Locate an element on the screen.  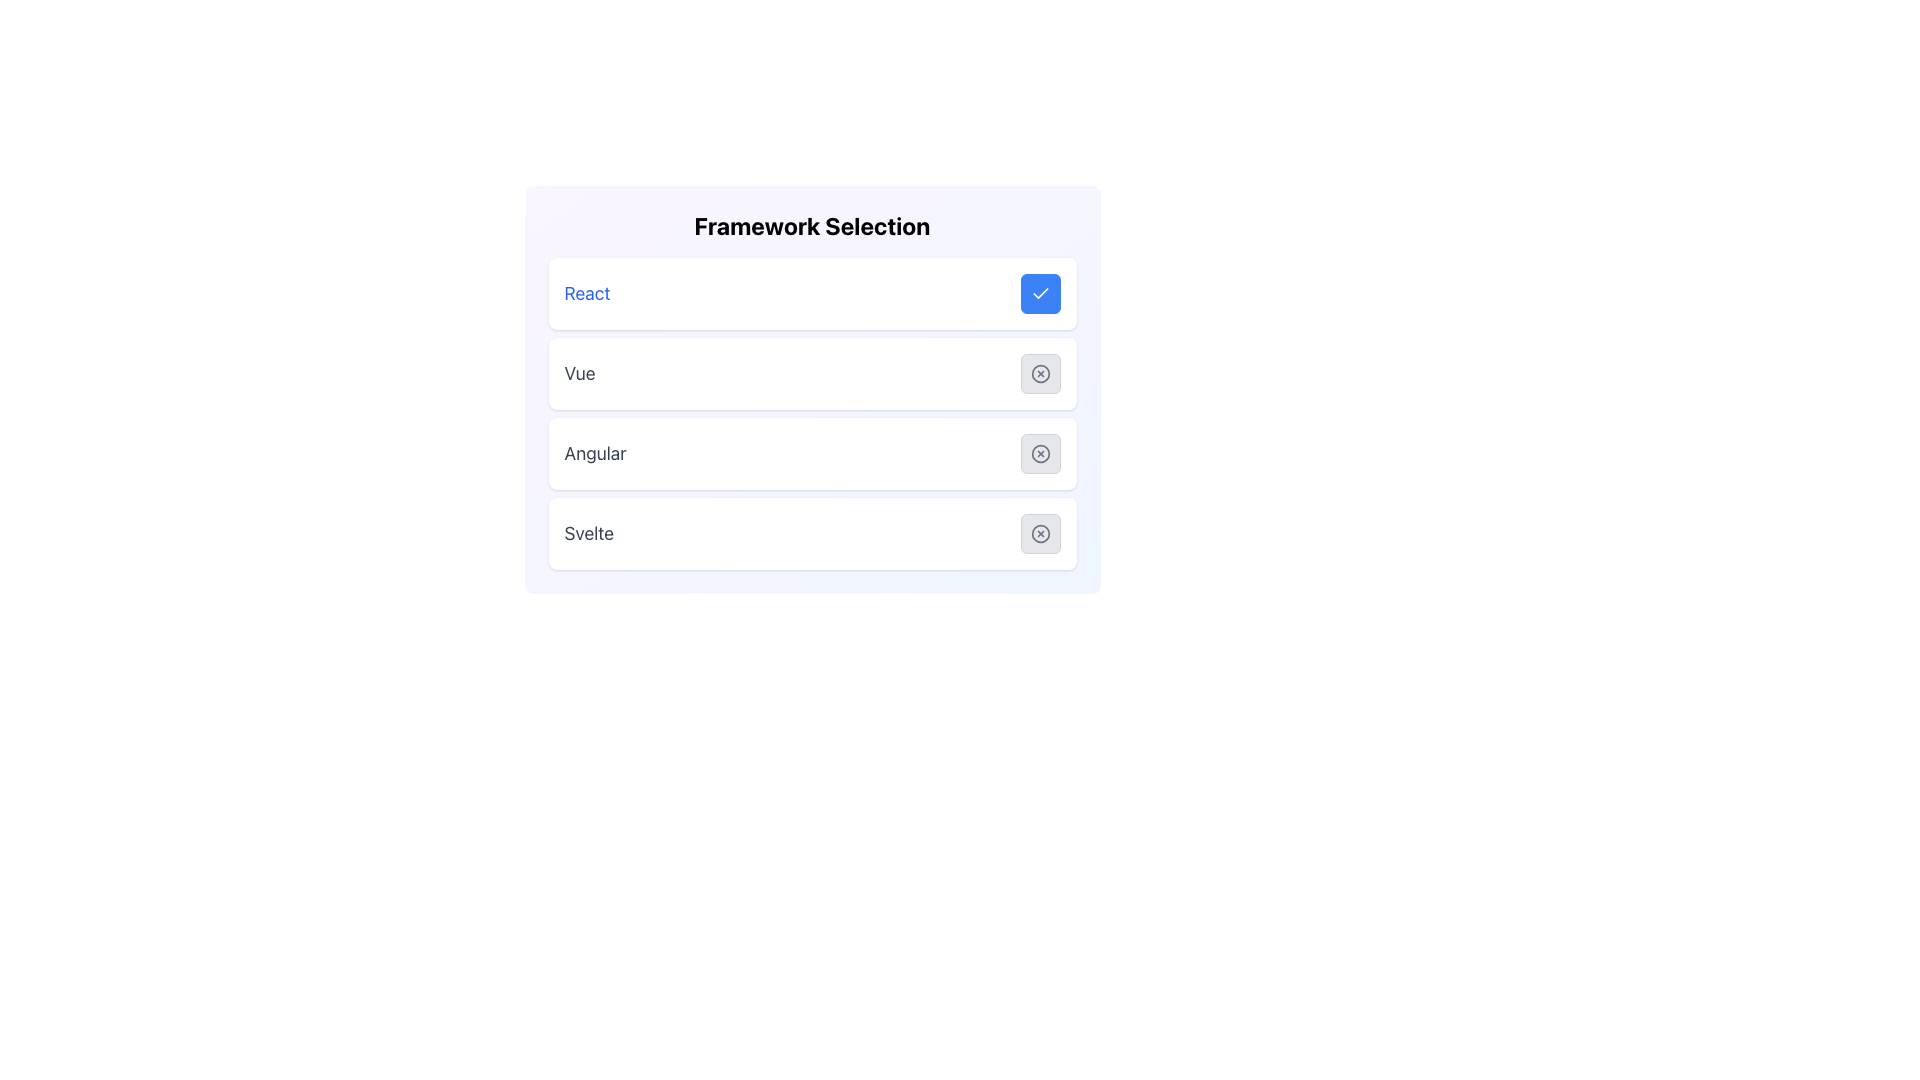
the visual cue icon indicating the selection status of the 'React' option in the Framework Selection list is located at coordinates (1040, 293).